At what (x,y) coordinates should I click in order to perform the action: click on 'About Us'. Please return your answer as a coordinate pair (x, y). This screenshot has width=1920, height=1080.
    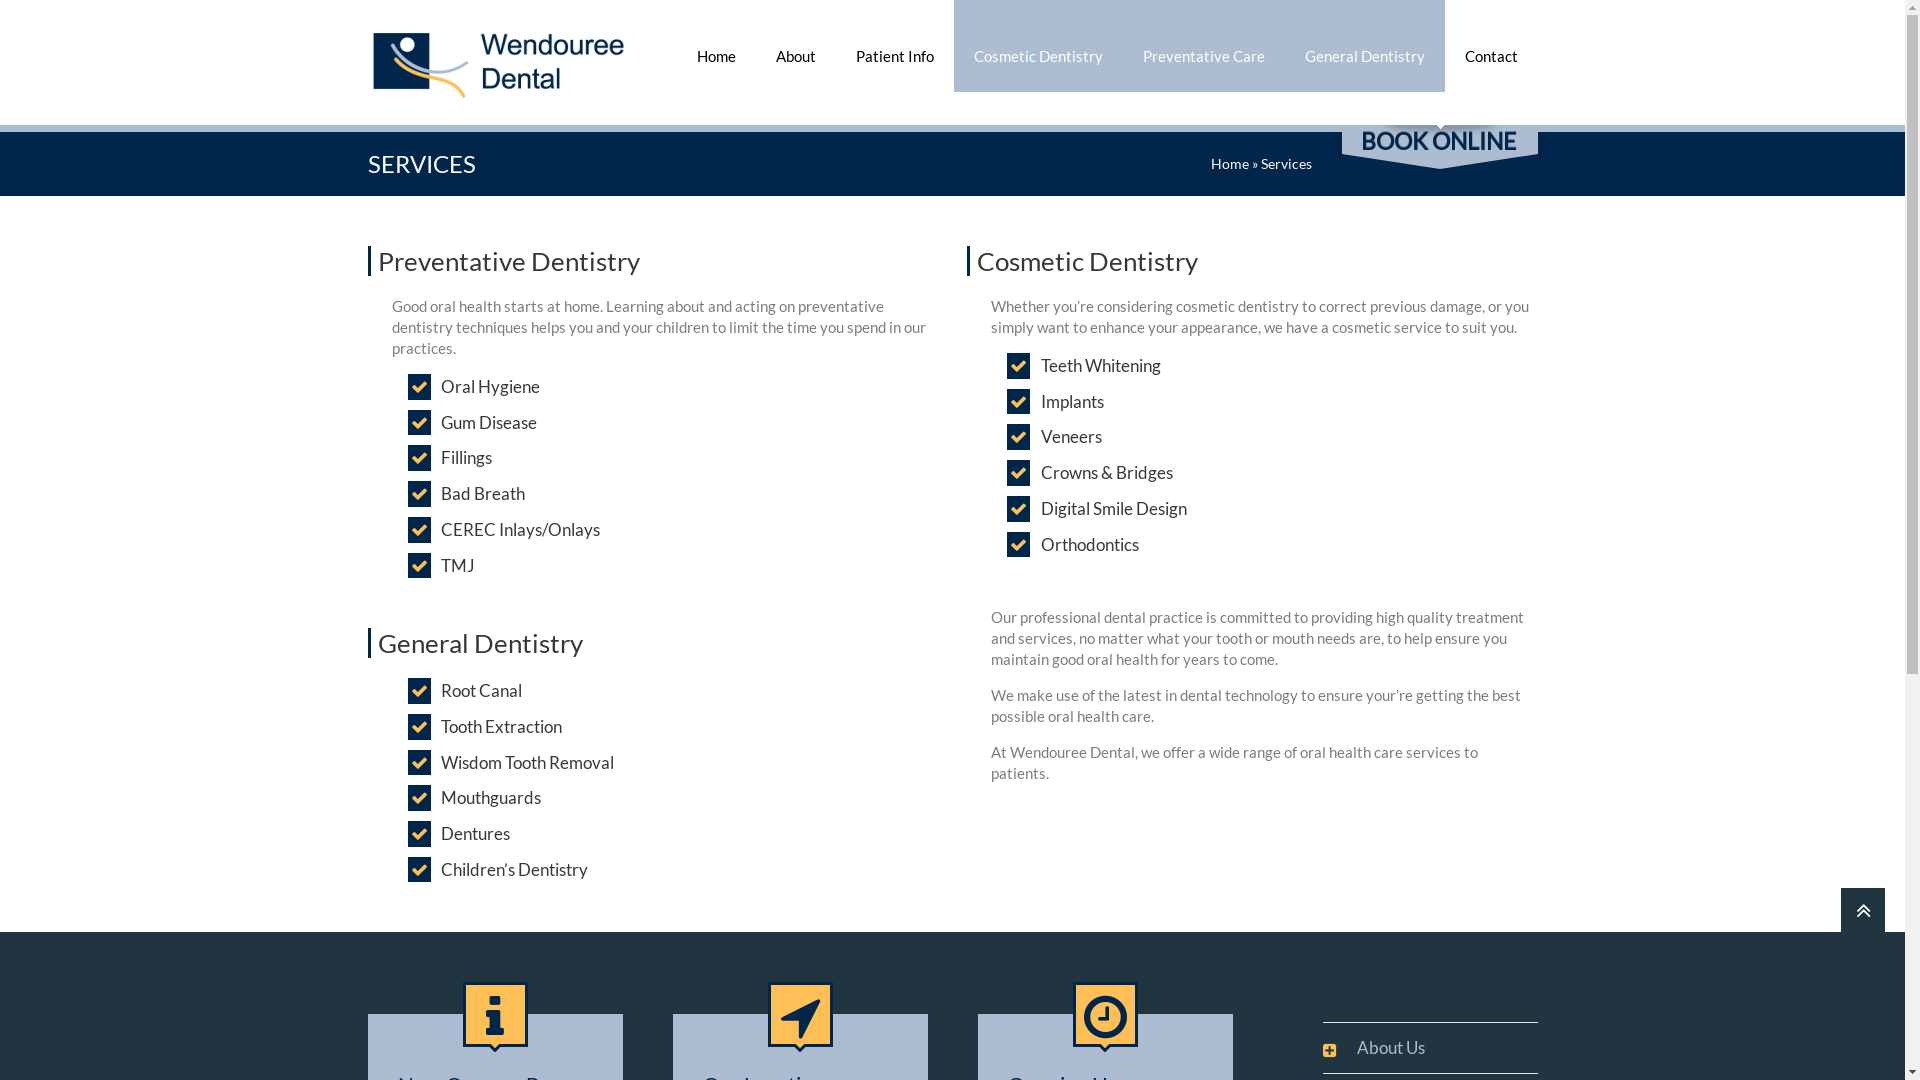
    Looking at the image, I should click on (1379, 1047).